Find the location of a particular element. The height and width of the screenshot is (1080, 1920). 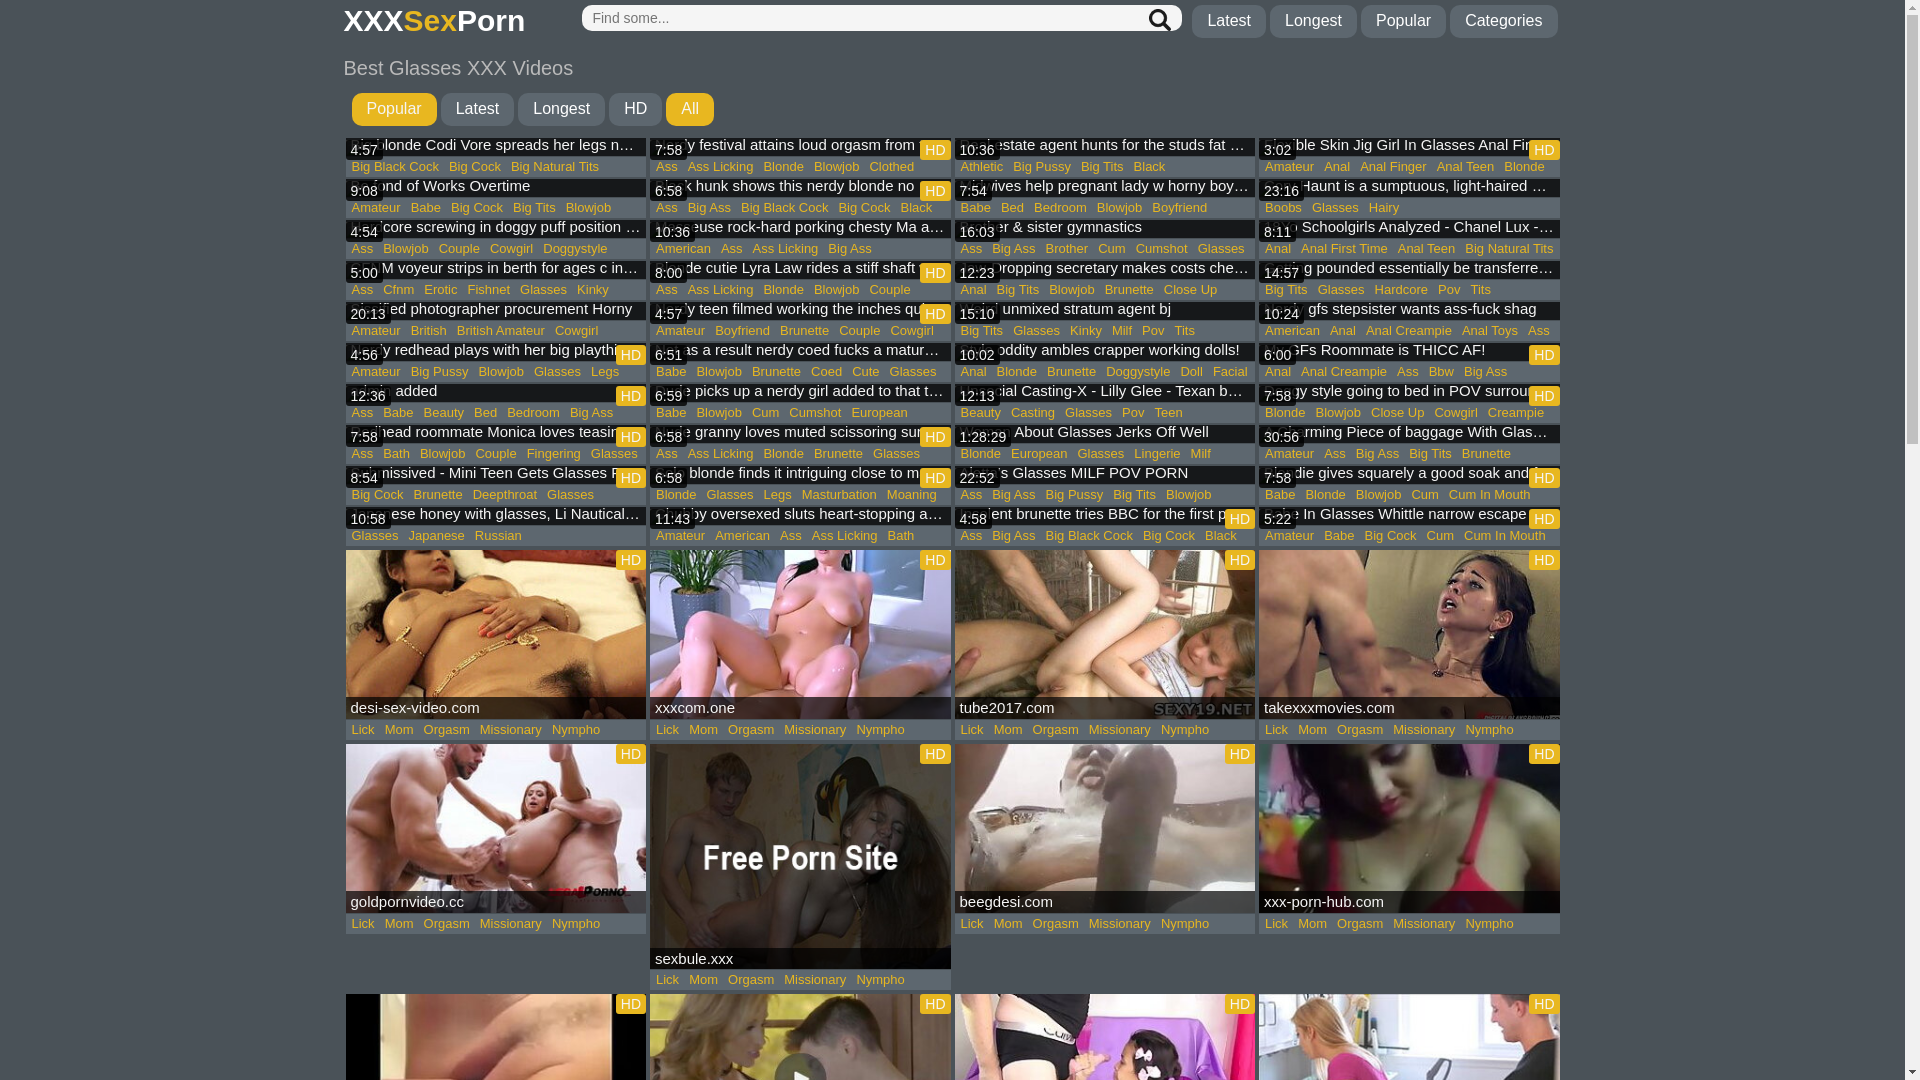

'Cfnm' is located at coordinates (378, 289).